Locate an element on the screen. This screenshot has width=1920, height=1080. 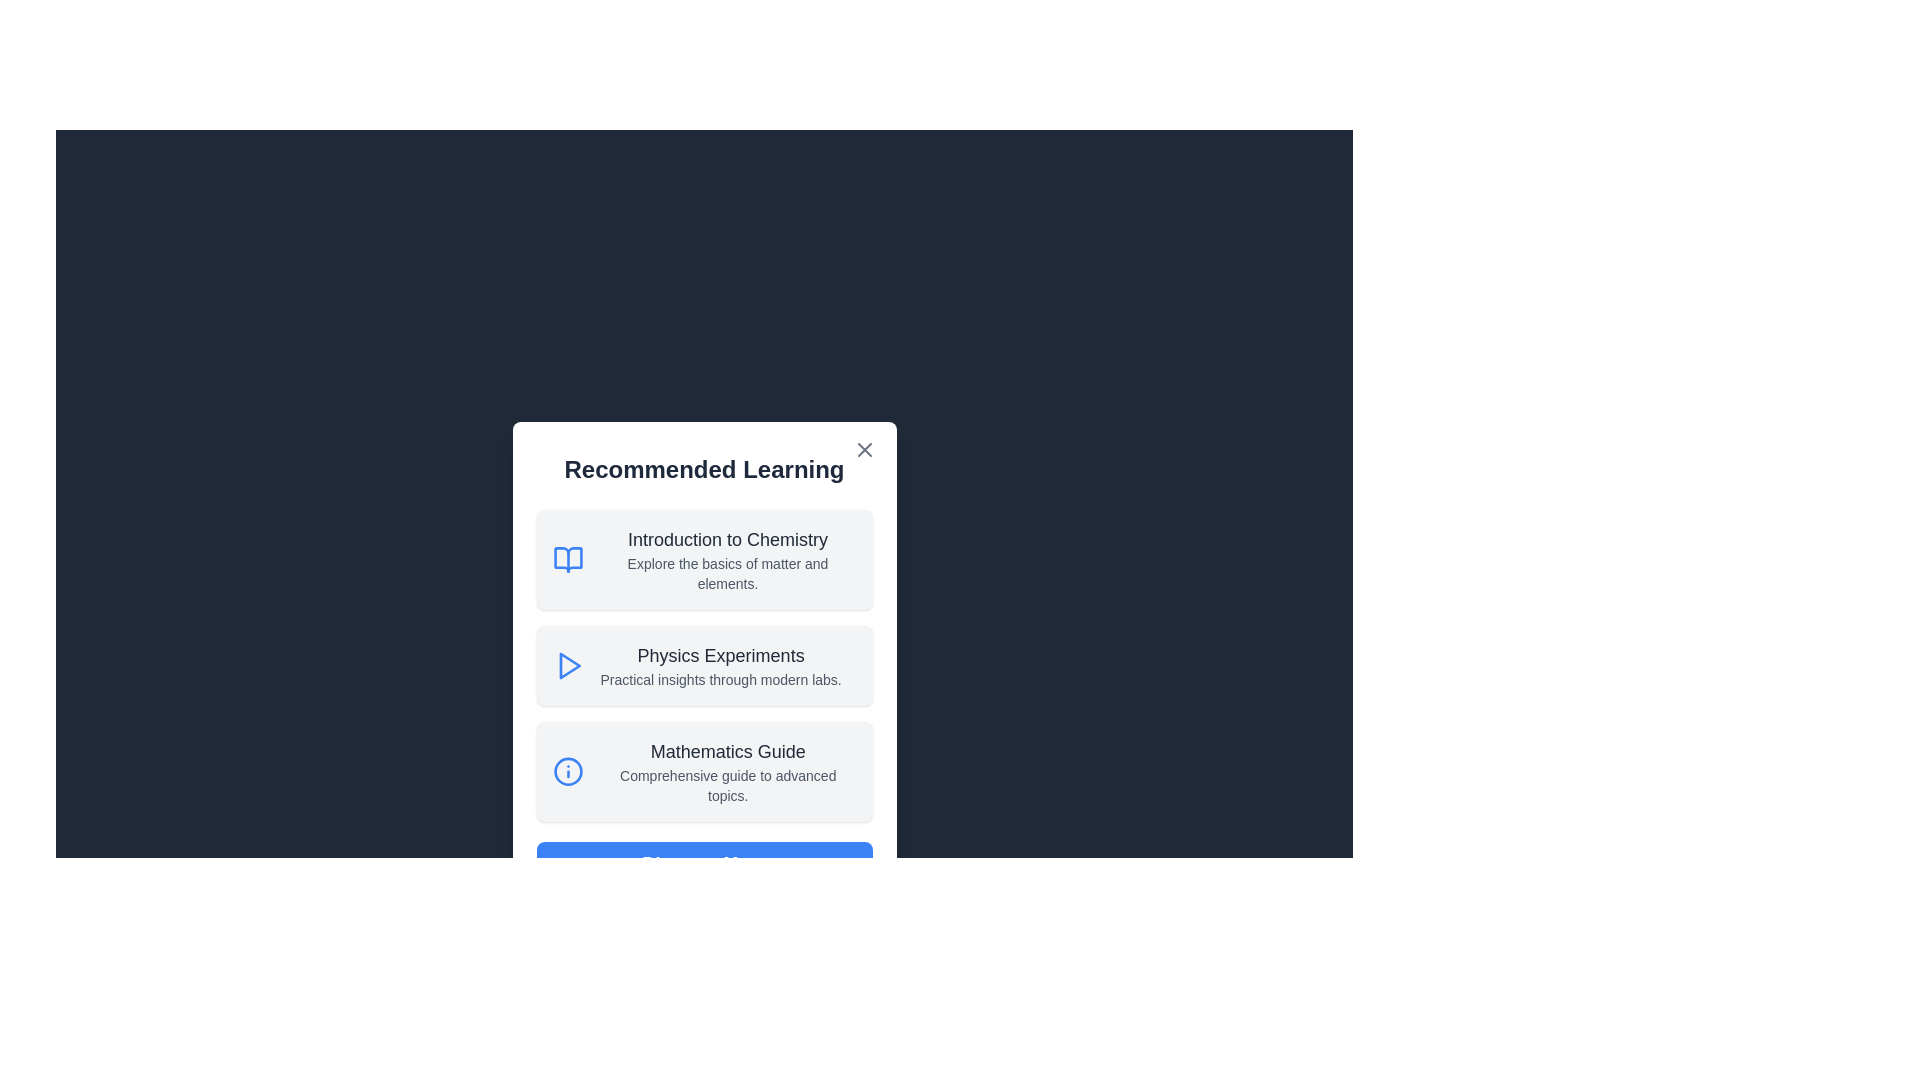
the text label reading 'Explore the basics of matter and elements.' located below the heading 'Introduction to Chemistry' in the 'Recommended Learning' section is located at coordinates (727, 574).